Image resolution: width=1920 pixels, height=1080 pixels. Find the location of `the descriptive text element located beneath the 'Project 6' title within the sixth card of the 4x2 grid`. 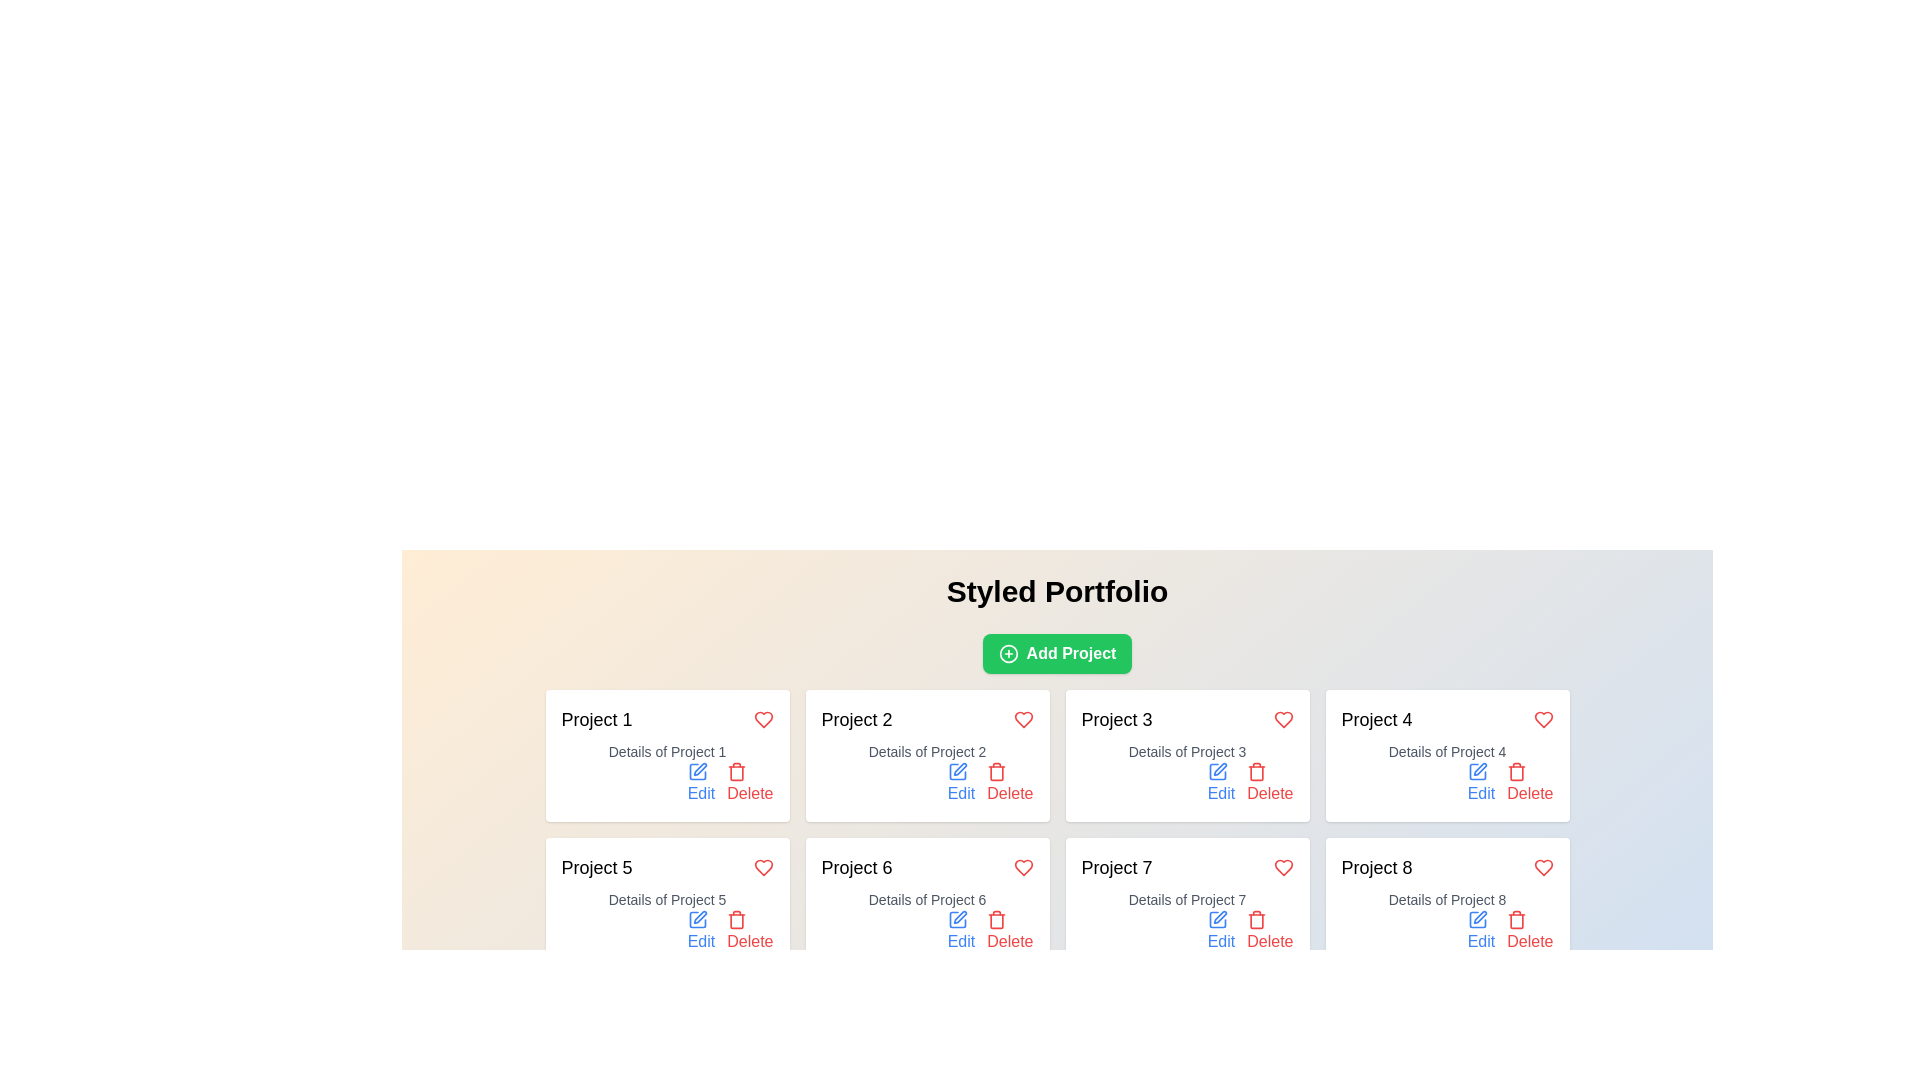

the descriptive text element located beneath the 'Project 6' title within the sixth card of the 4x2 grid is located at coordinates (926, 898).